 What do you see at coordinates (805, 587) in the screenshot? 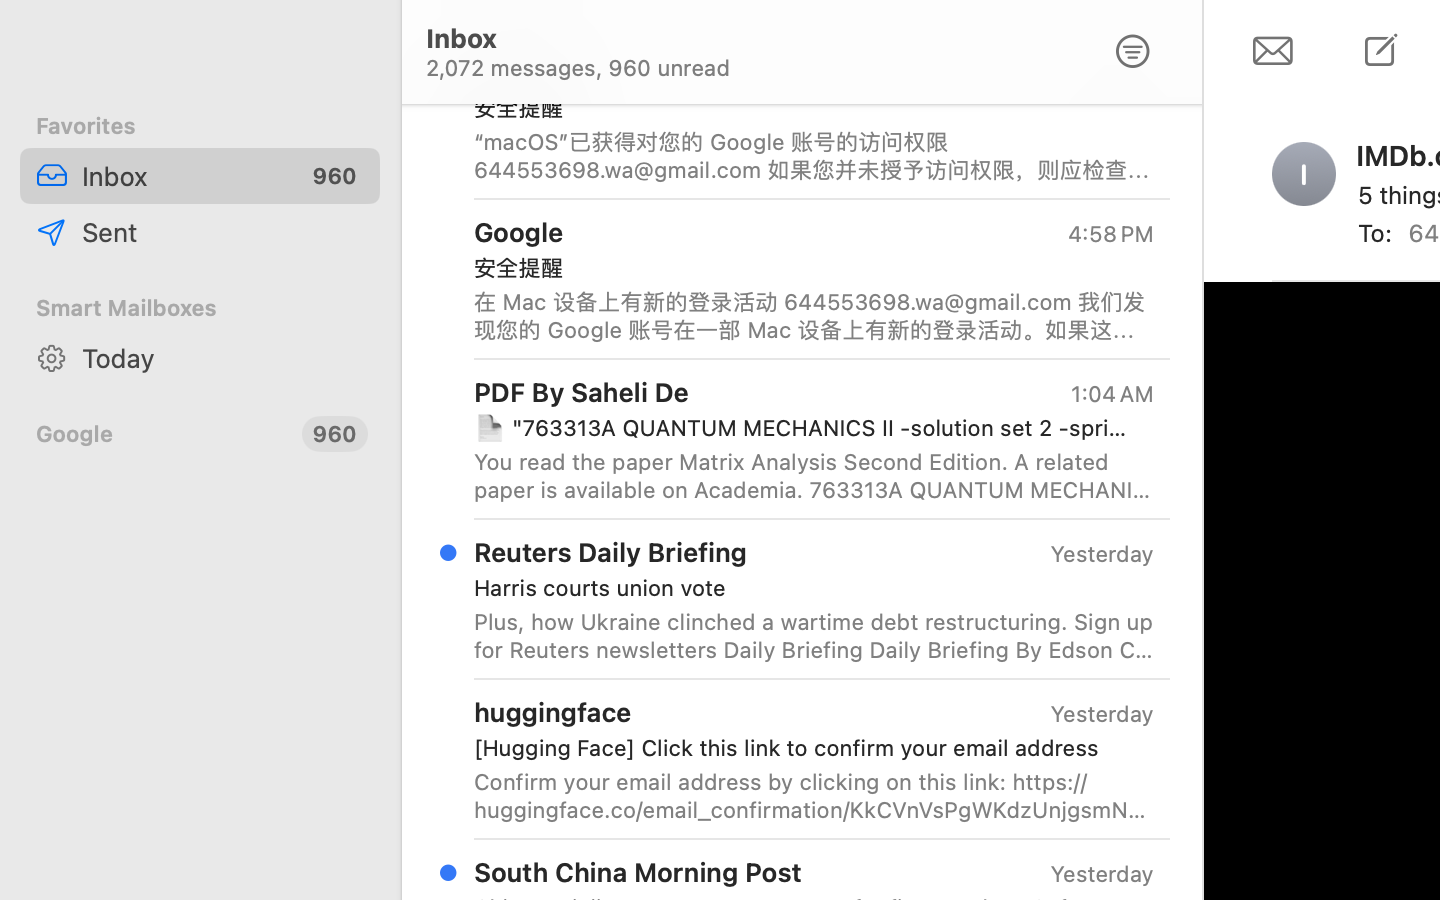
I see `'Harris courts union vote'` at bounding box center [805, 587].